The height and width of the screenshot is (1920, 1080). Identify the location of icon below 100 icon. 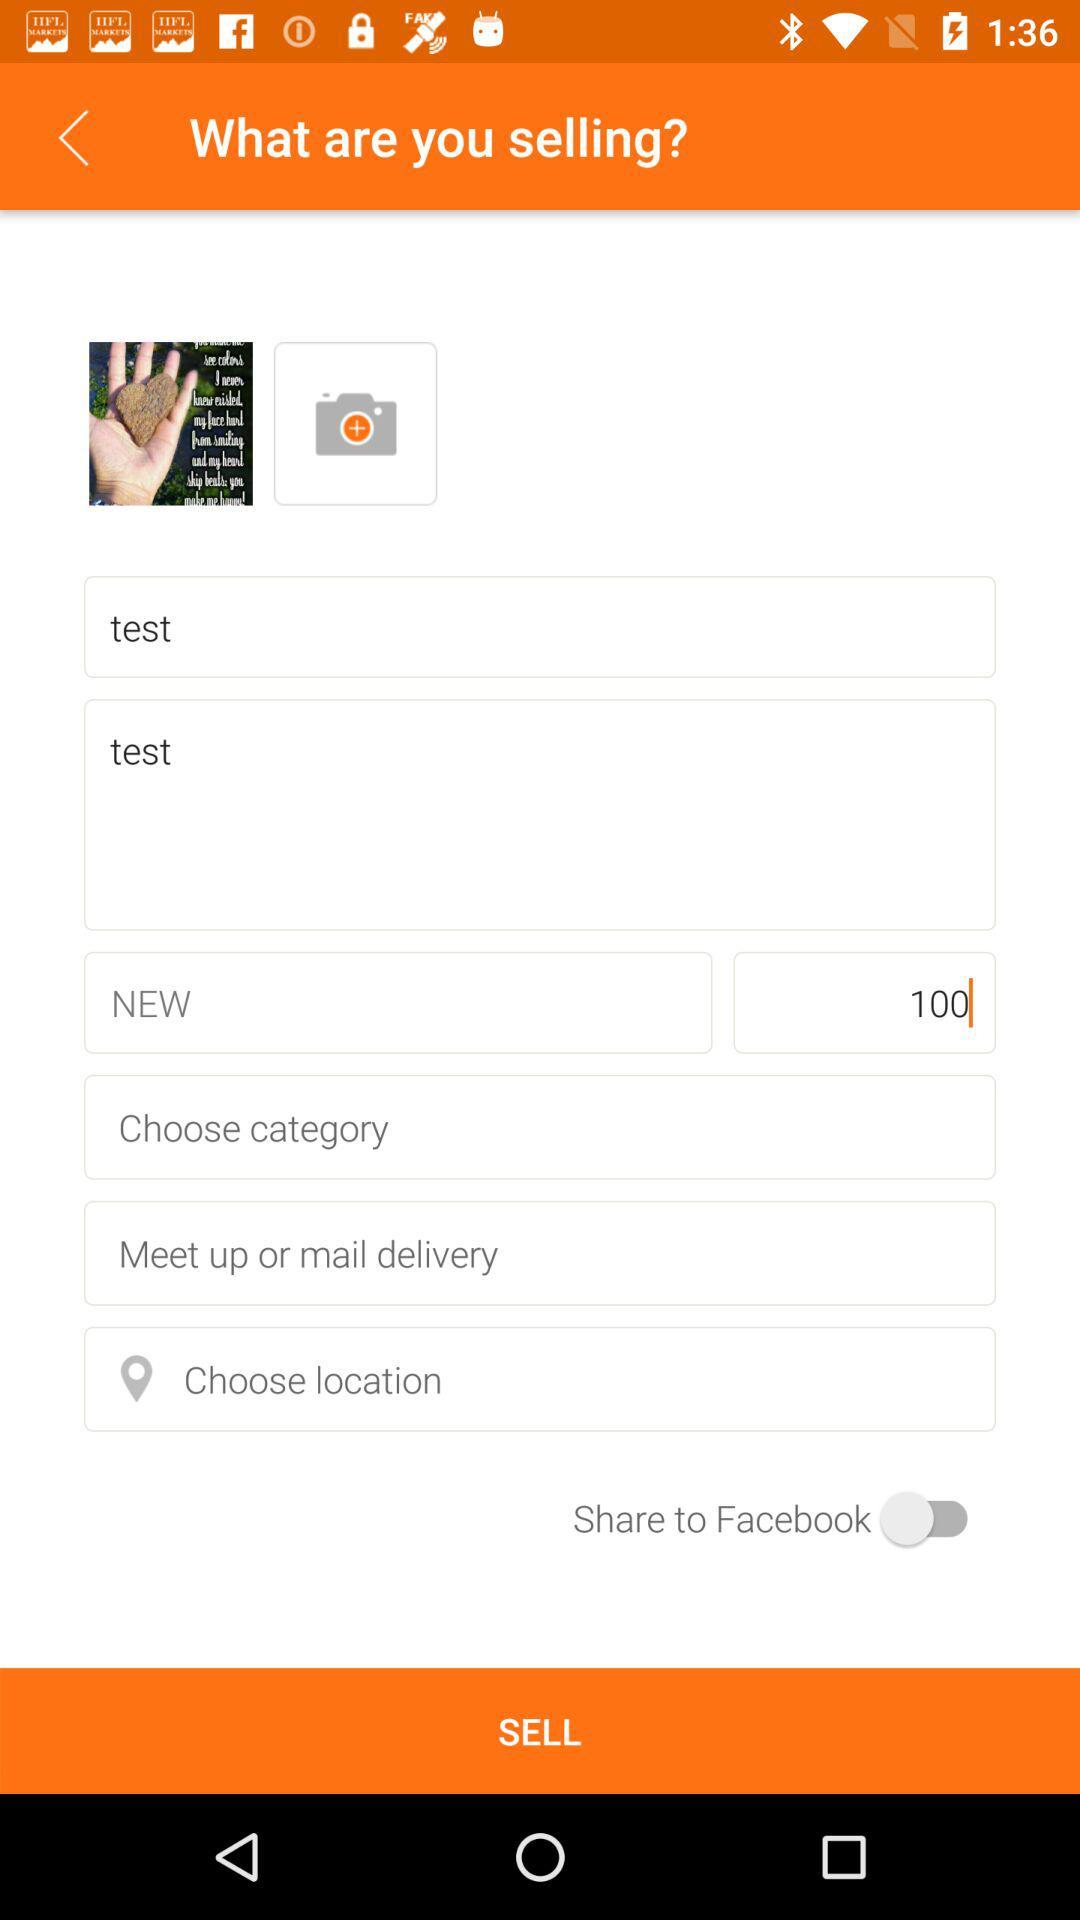
(540, 1127).